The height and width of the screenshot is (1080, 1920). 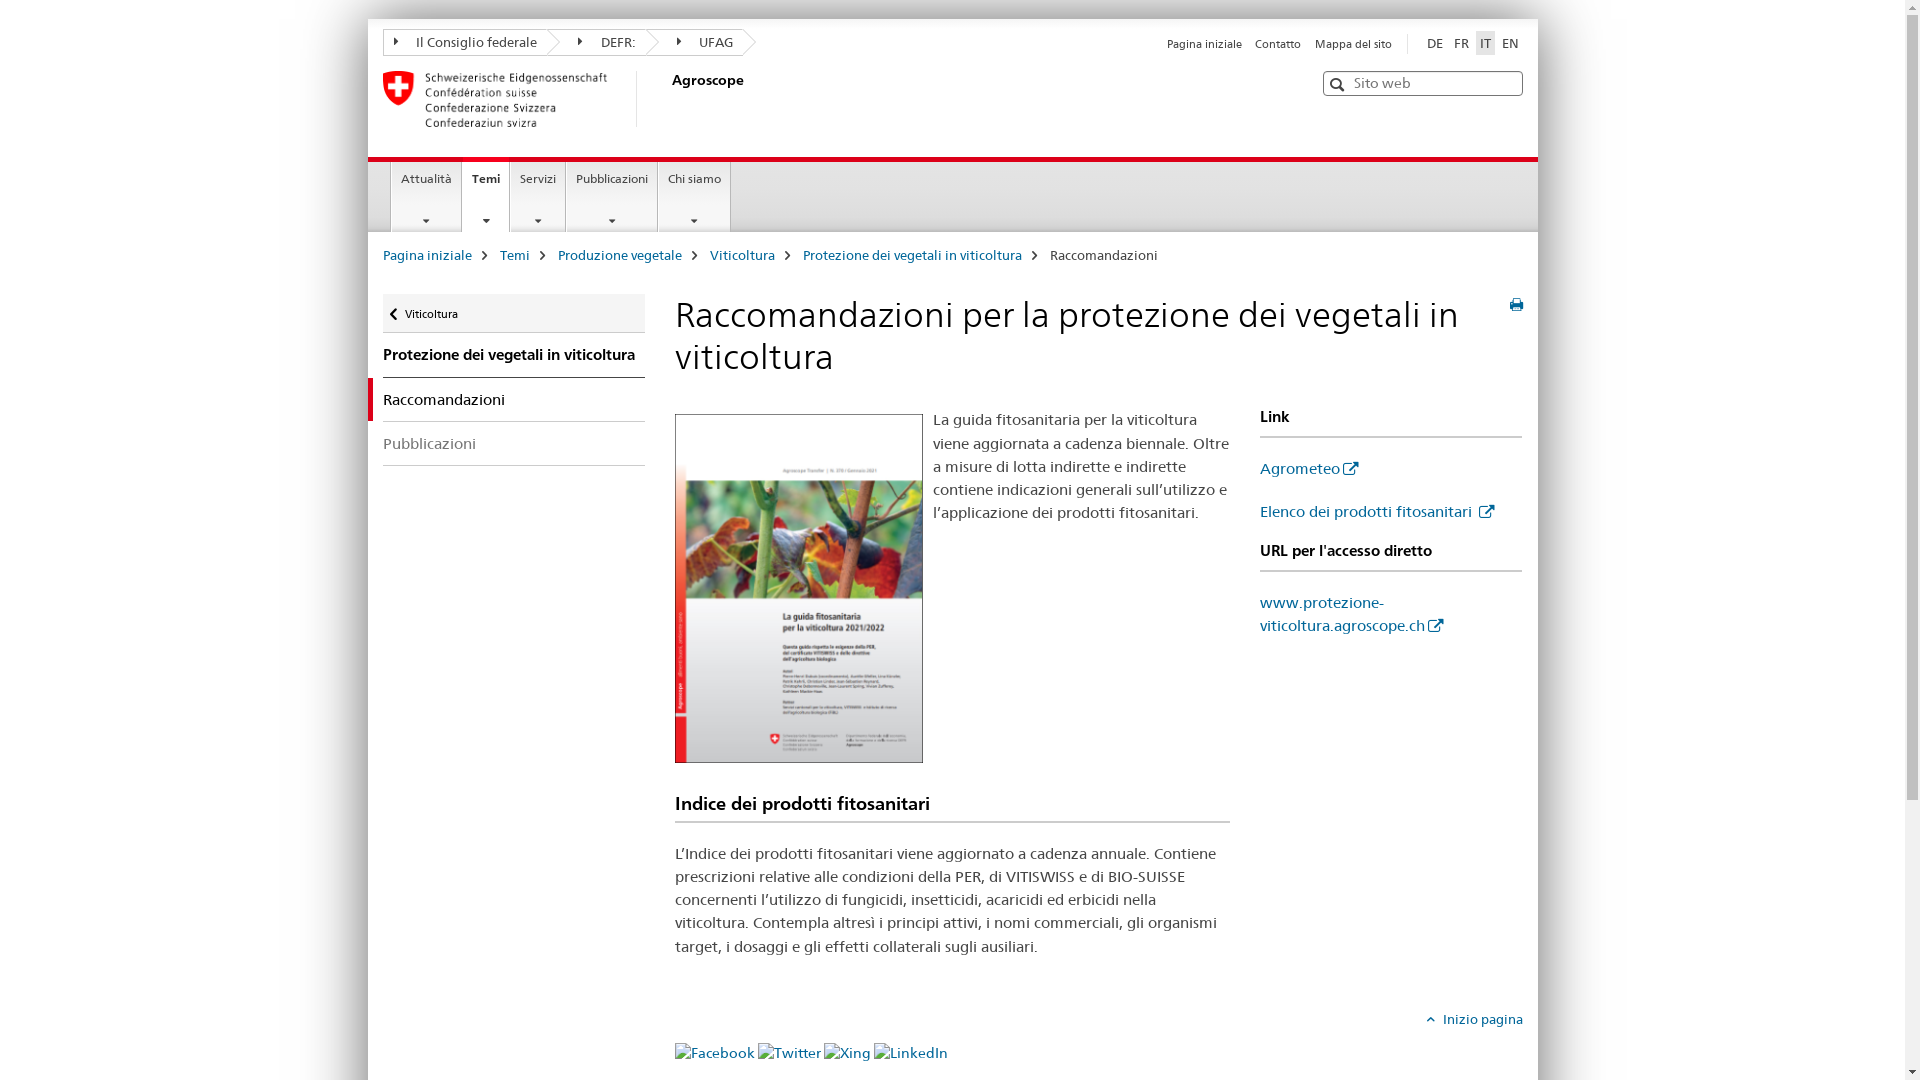 What do you see at coordinates (1516, 304) in the screenshot?
I see `'Stampa la pagina'` at bounding box center [1516, 304].